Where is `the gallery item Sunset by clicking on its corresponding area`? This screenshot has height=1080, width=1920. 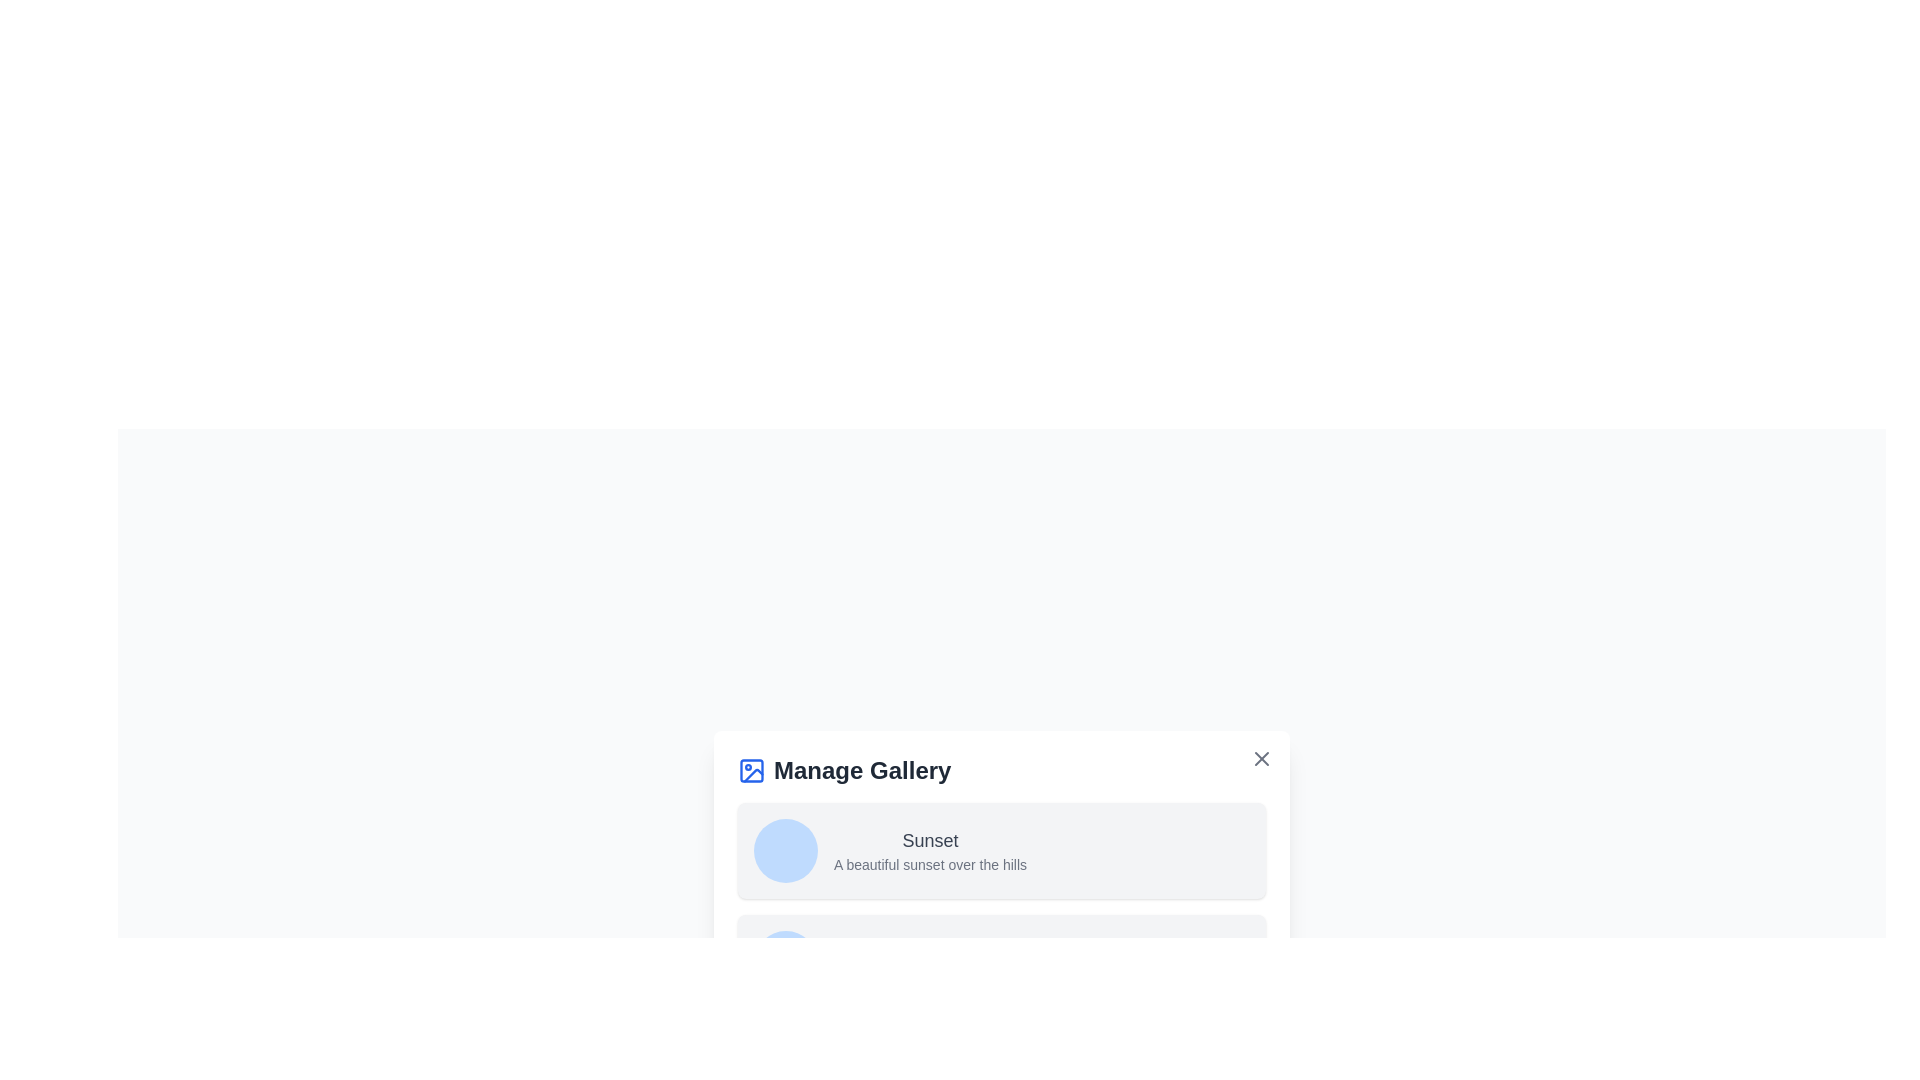
the gallery item Sunset by clicking on its corresponding area is located at coordinates (929, 851).